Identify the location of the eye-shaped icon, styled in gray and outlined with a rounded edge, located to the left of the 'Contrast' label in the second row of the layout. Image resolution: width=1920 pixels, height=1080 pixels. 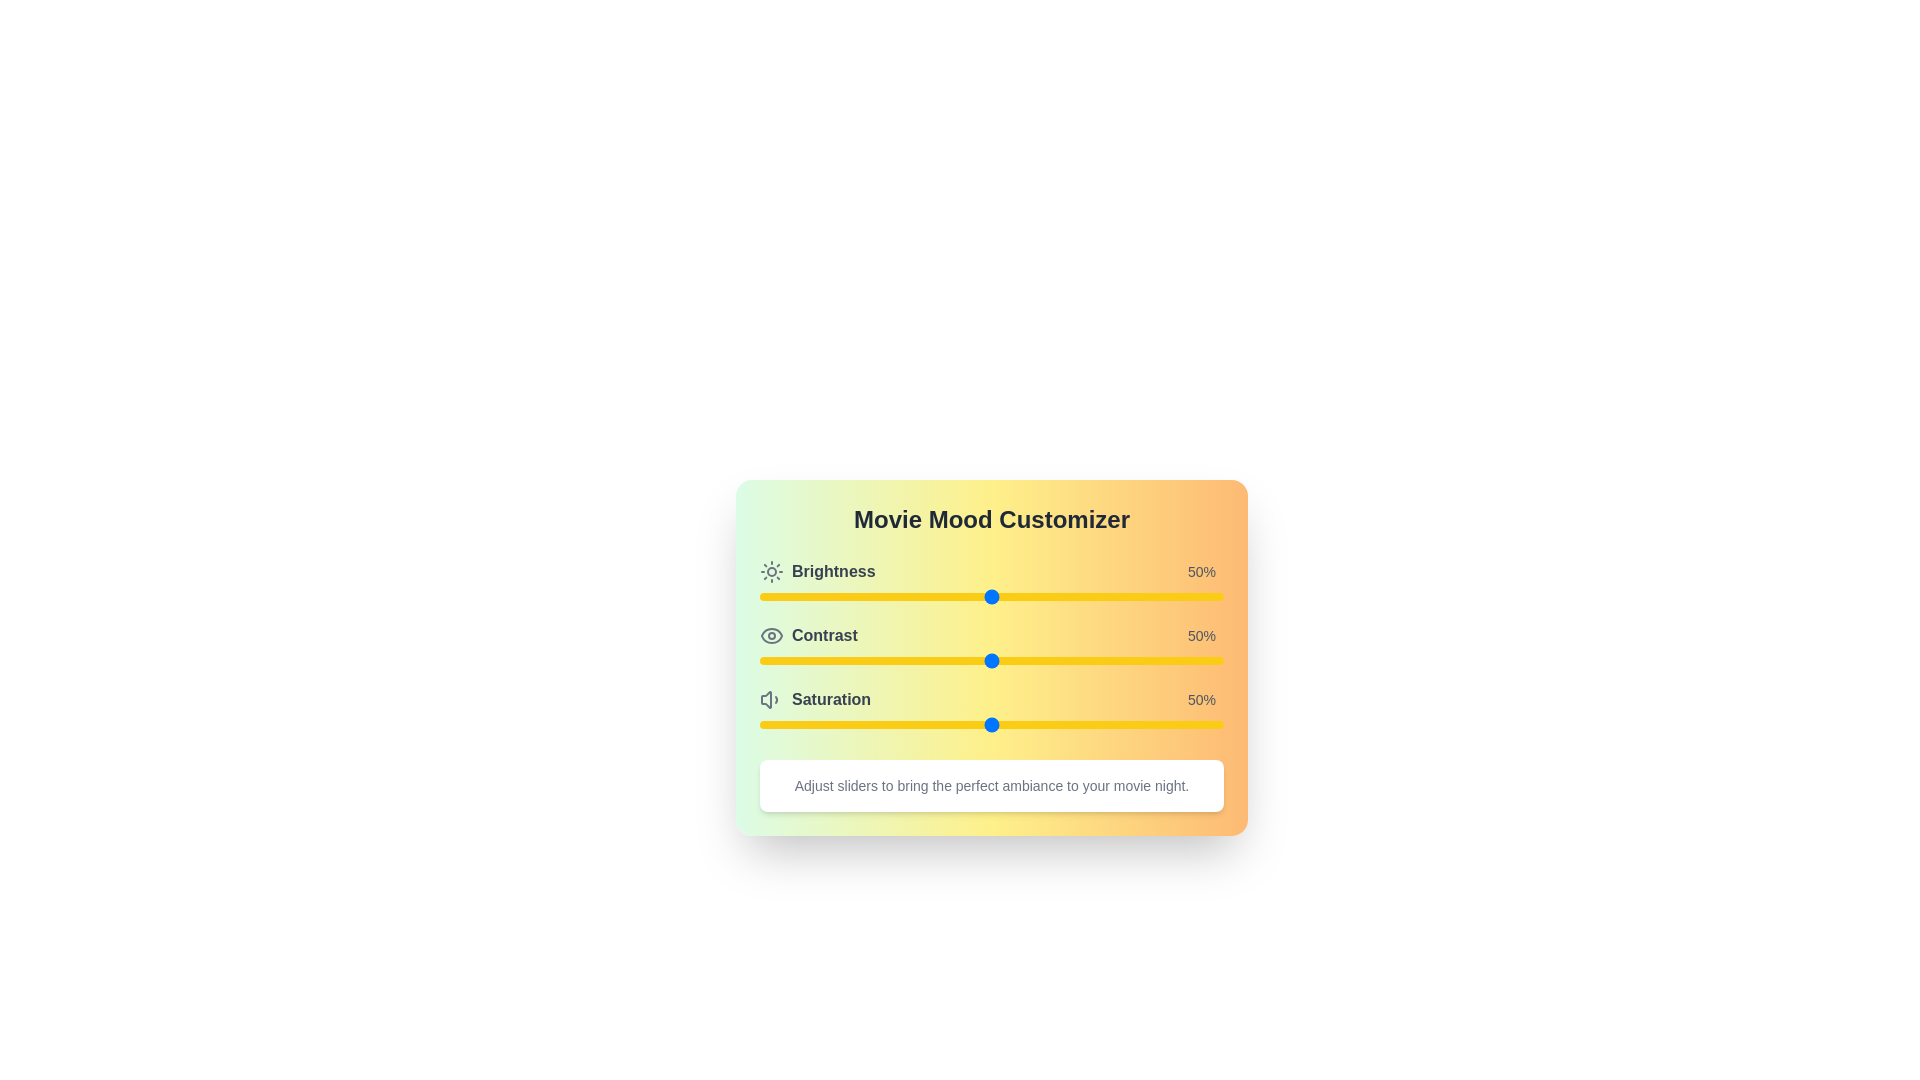
(771, 636).